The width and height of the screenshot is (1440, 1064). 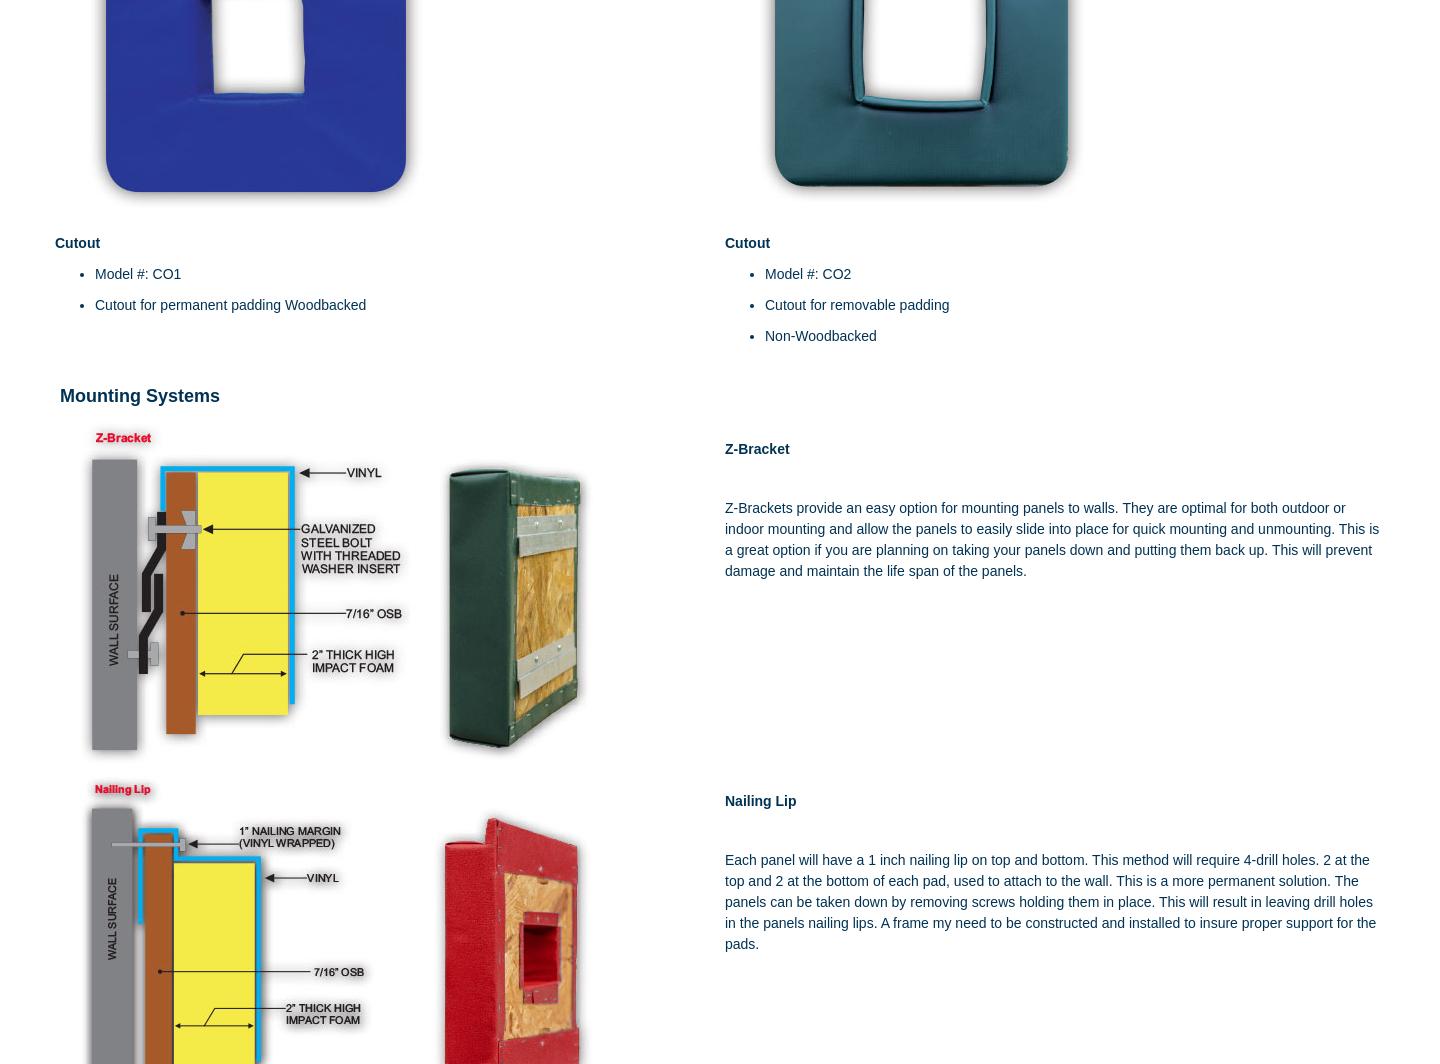 I want to click on 'Model #: CO1', so click(x=136, y=273).